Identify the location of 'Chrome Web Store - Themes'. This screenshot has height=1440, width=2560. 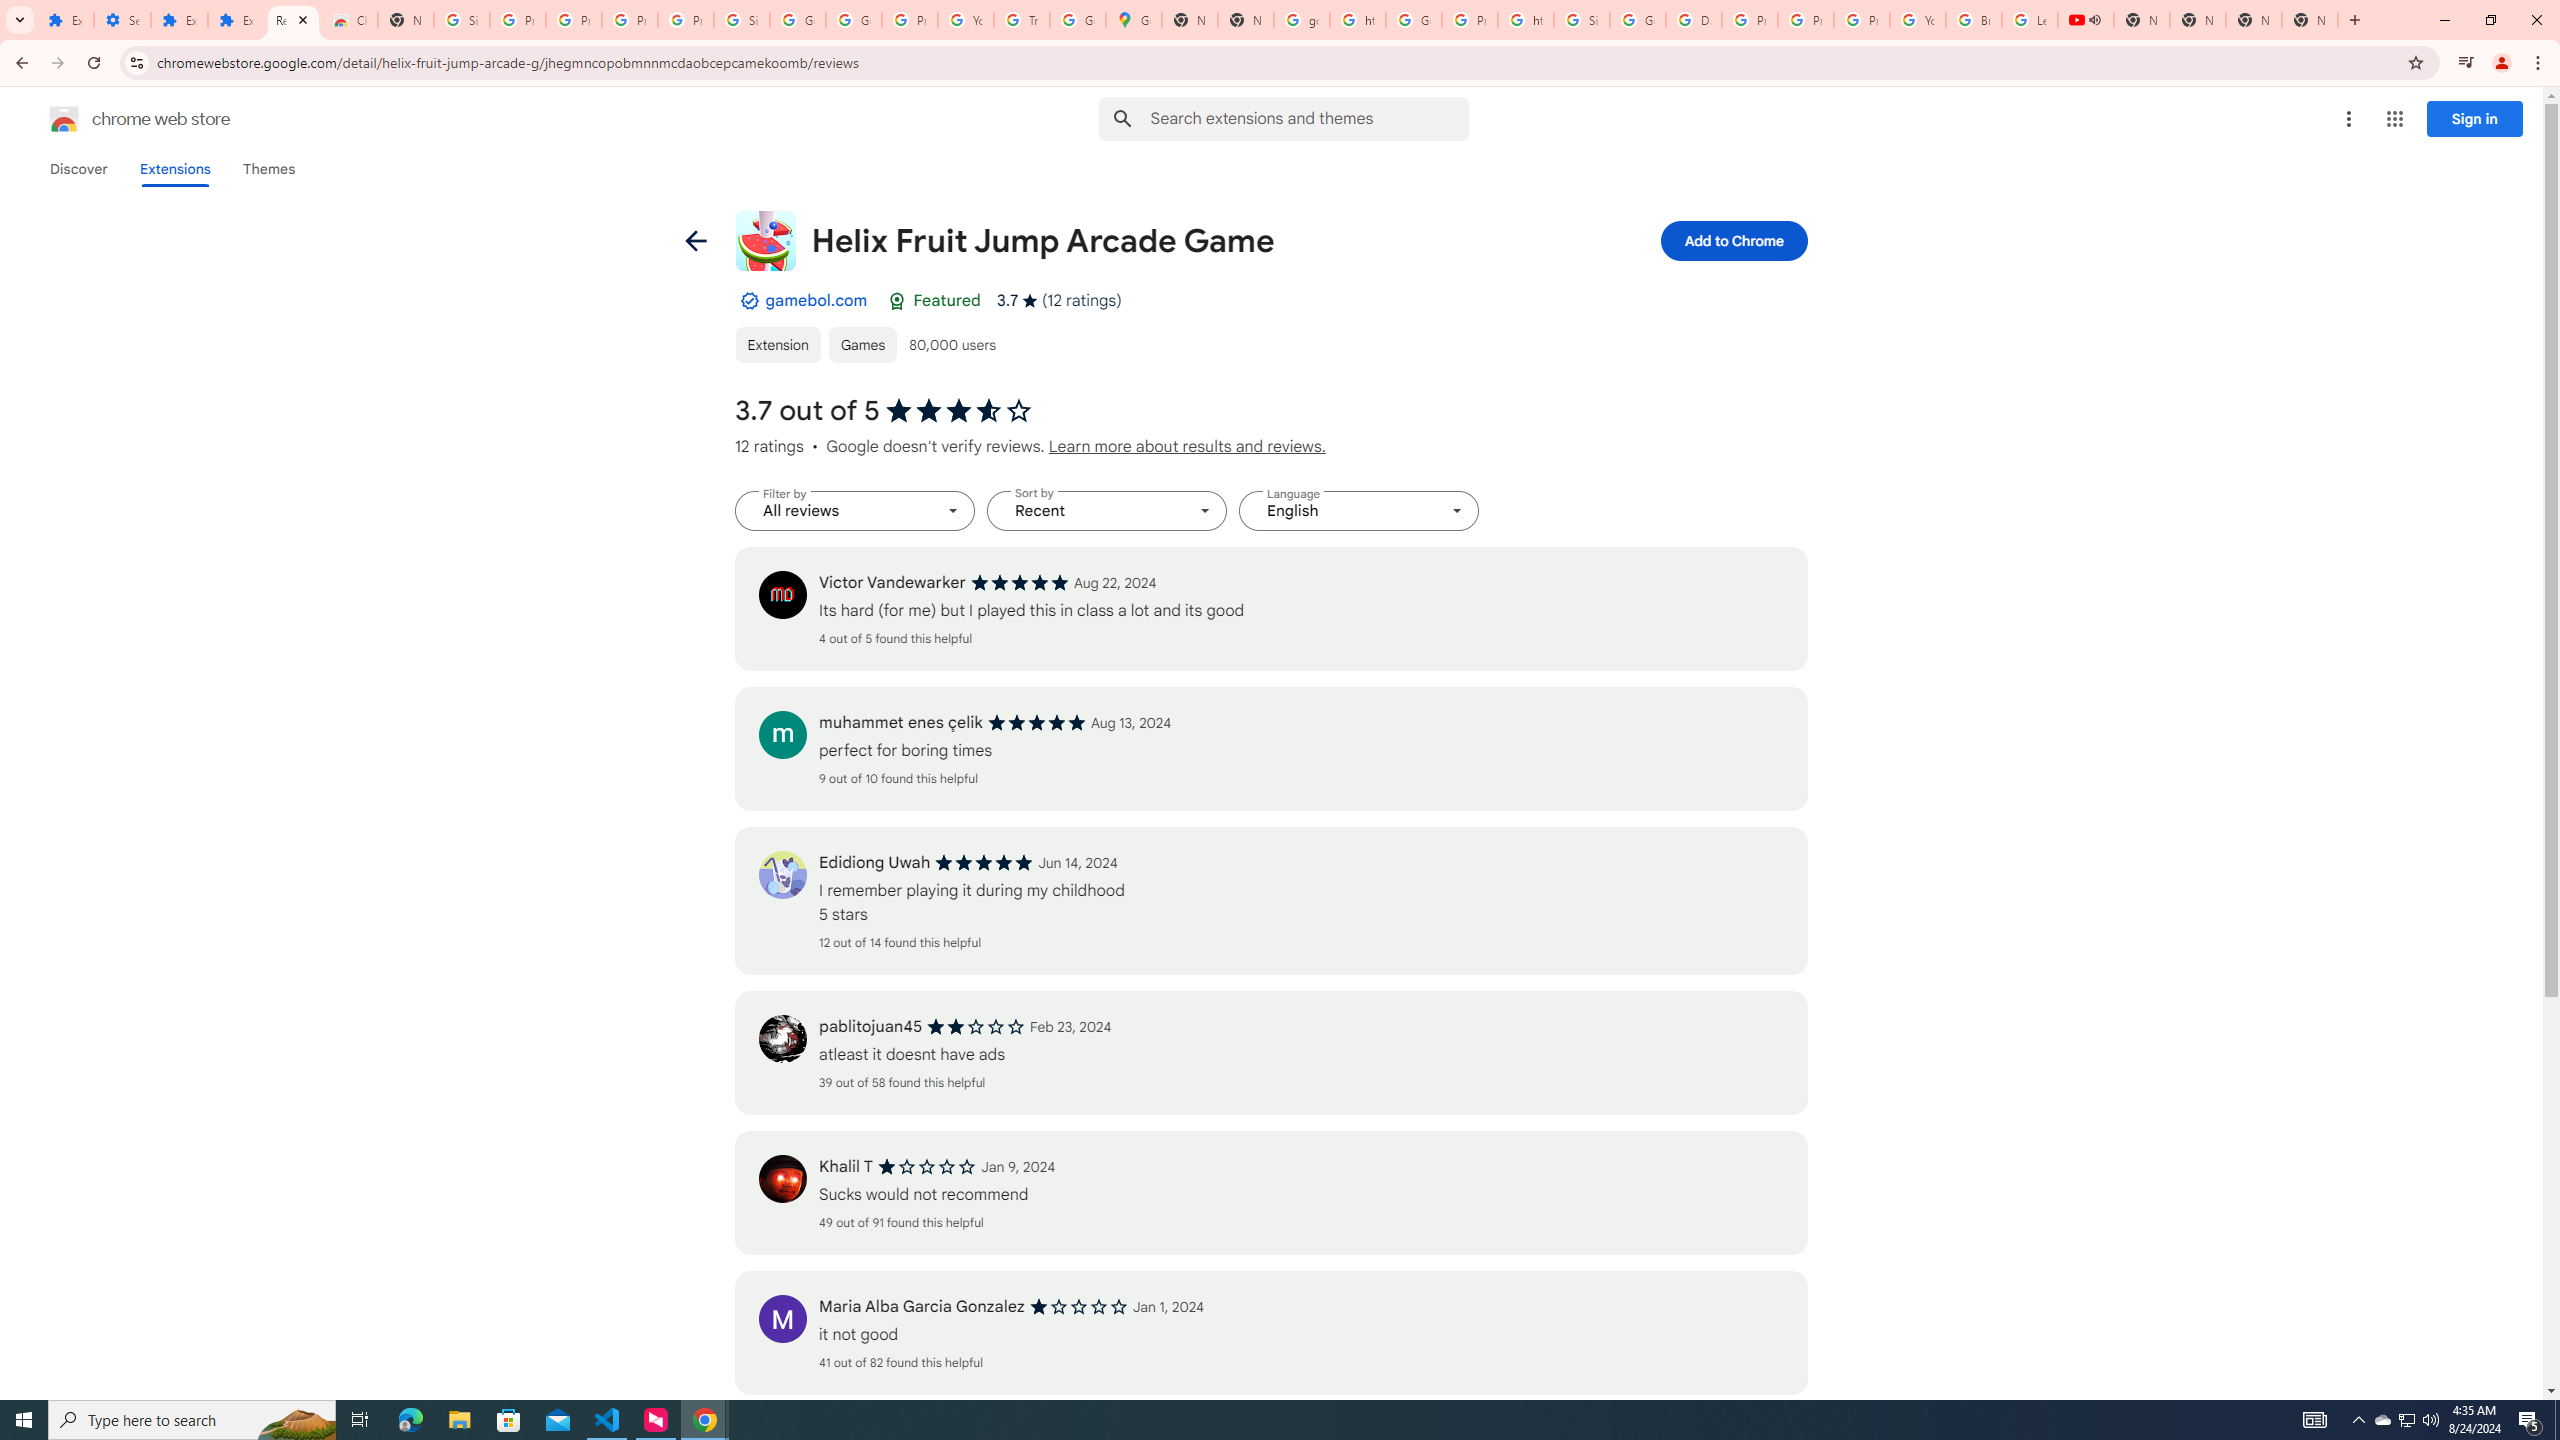
(348, 19).